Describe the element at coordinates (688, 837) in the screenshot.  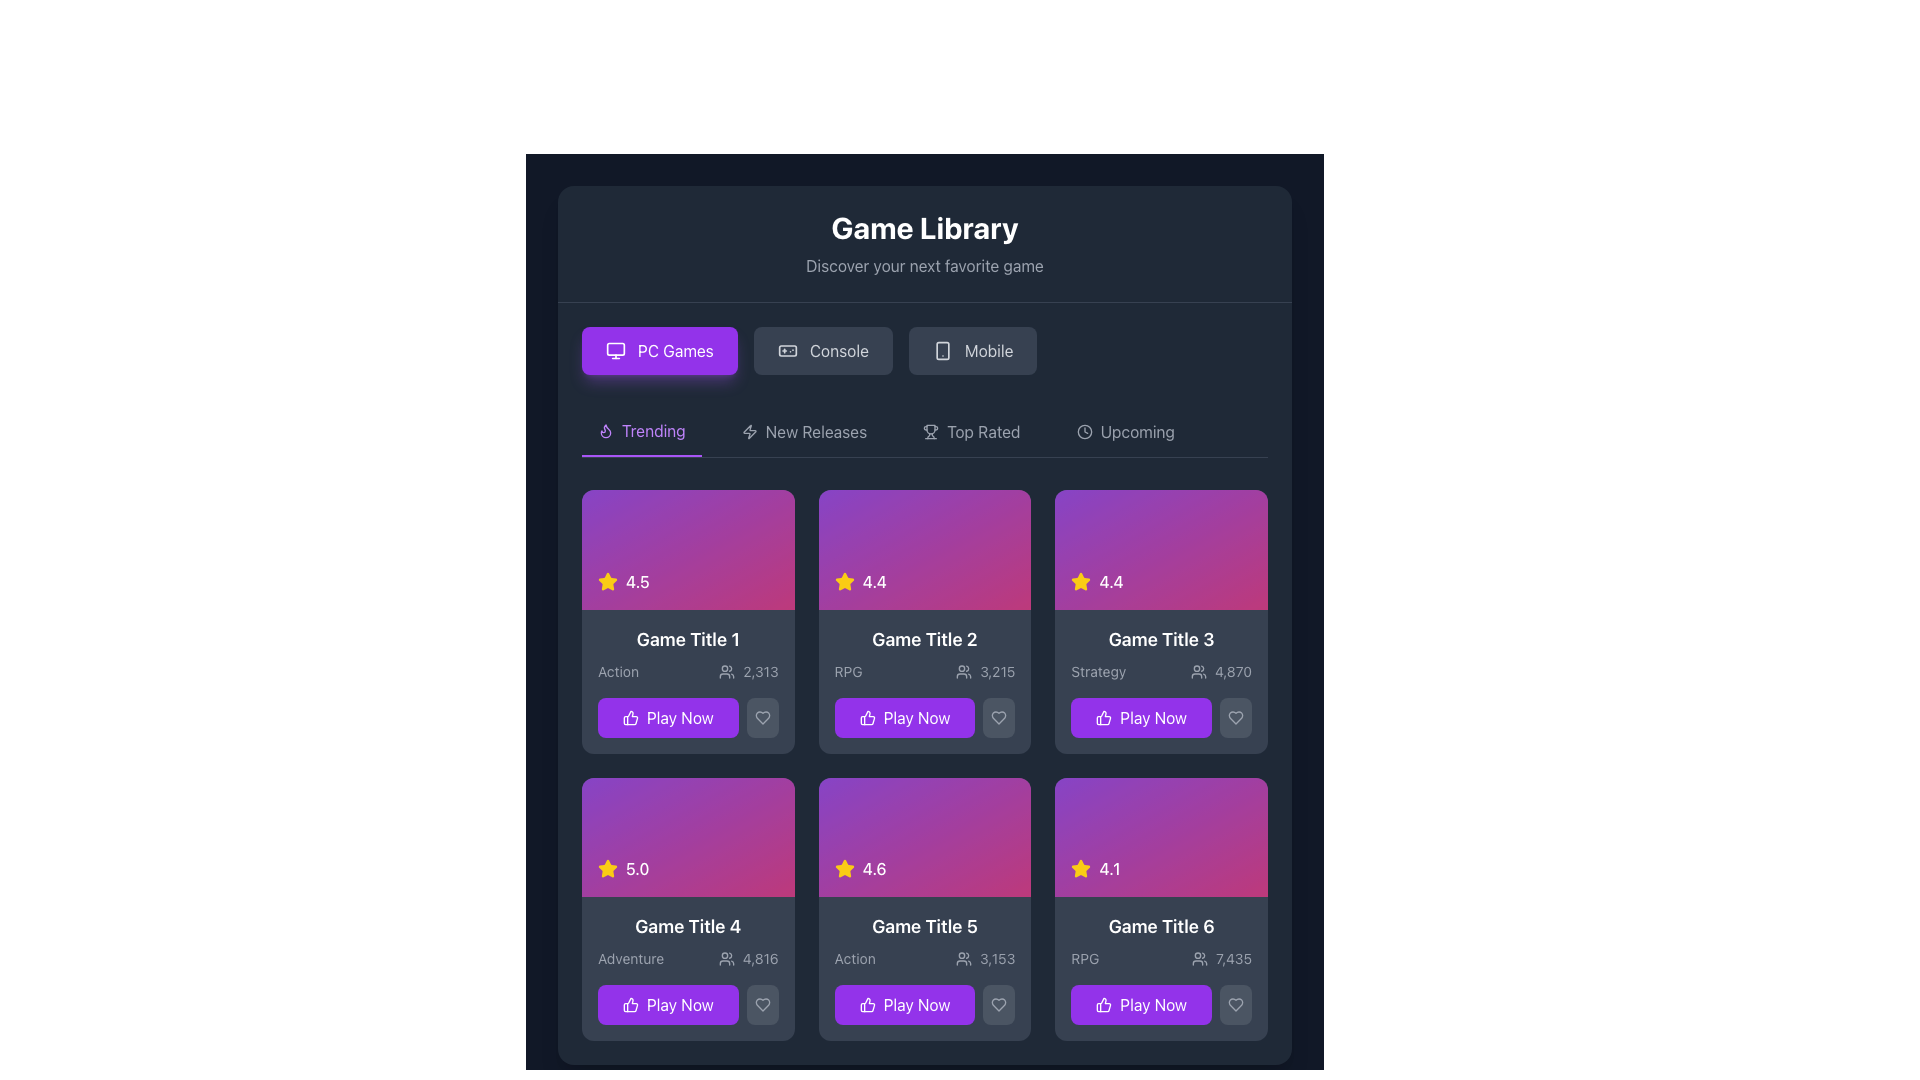
I see `the static informational visual element that displays the rating for 'Game Title 4', located in the second row, first column of the grid layout, directly above the game's title and action buttons` at that location.